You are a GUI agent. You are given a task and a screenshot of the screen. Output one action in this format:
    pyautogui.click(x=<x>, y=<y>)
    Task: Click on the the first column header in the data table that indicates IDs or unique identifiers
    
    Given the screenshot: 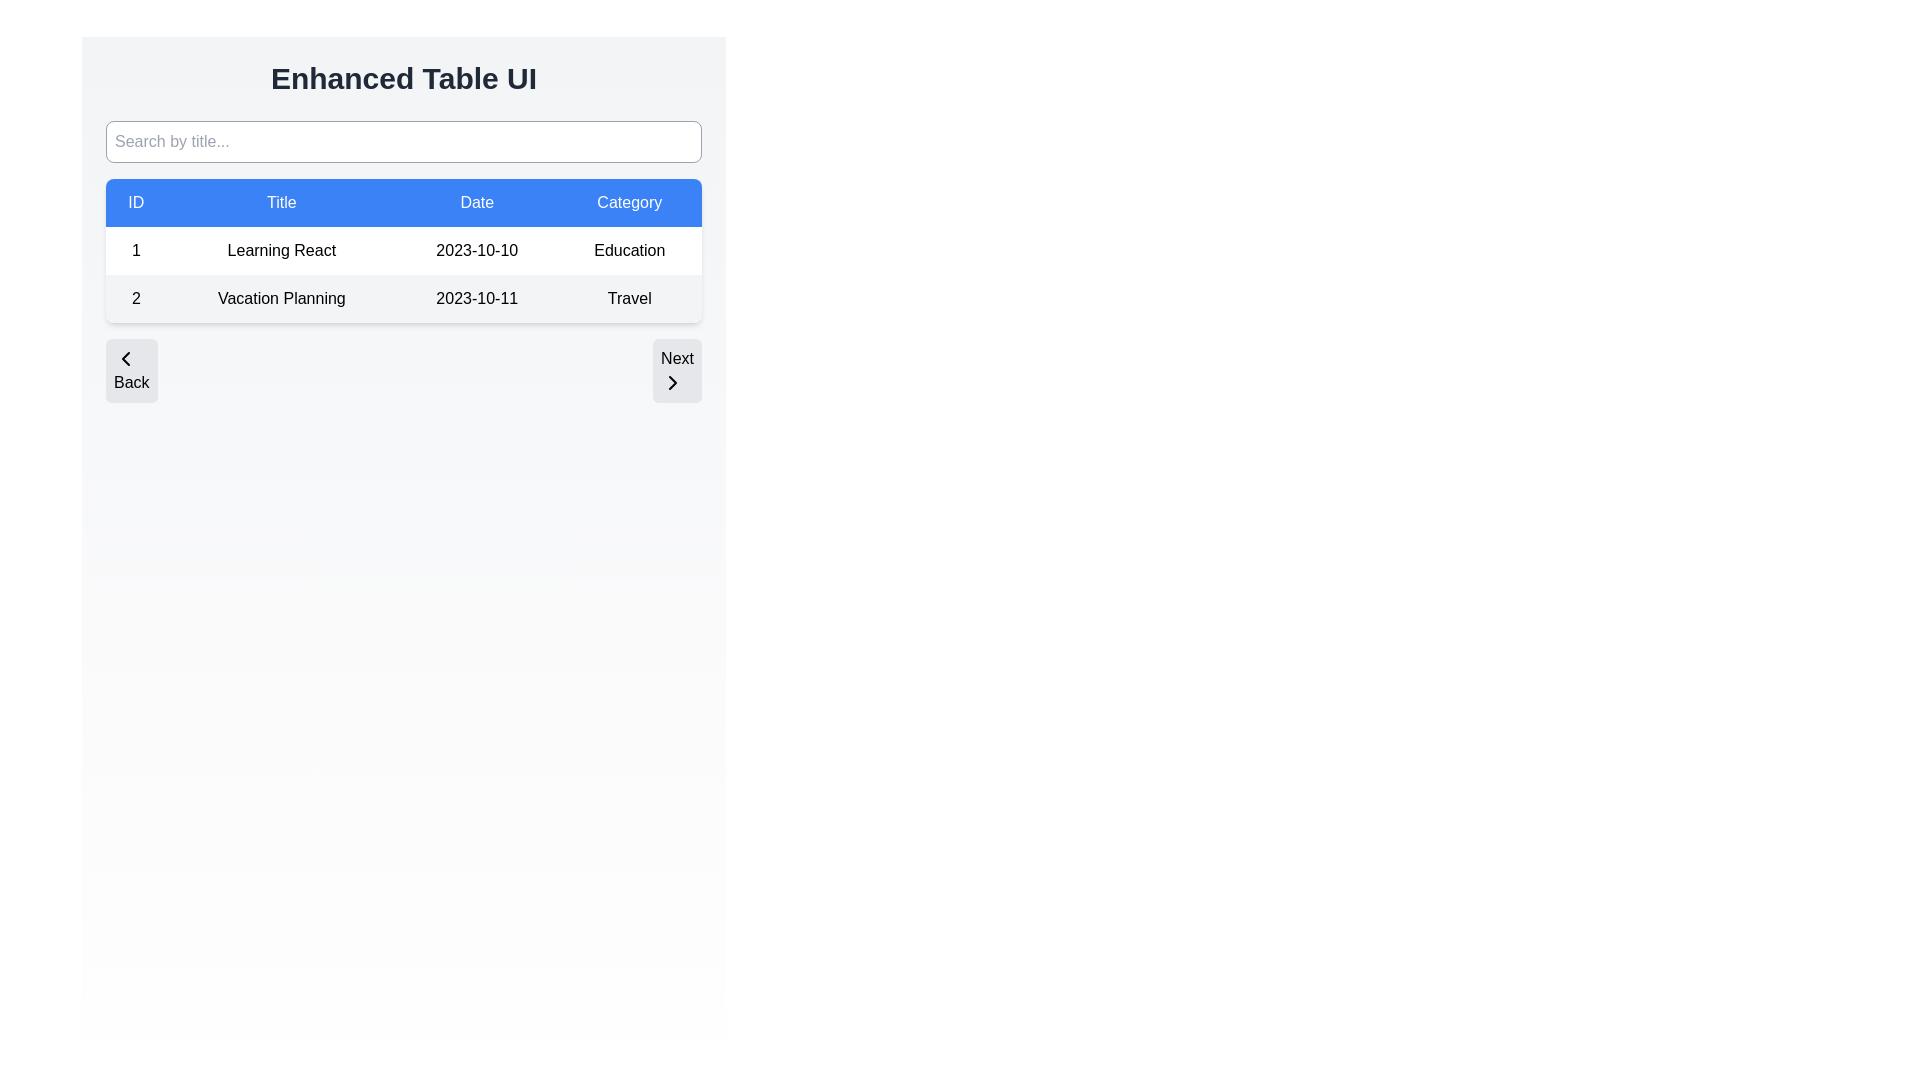 What is the action you would take?
    pyautogui.click(x=135, y=203)
    